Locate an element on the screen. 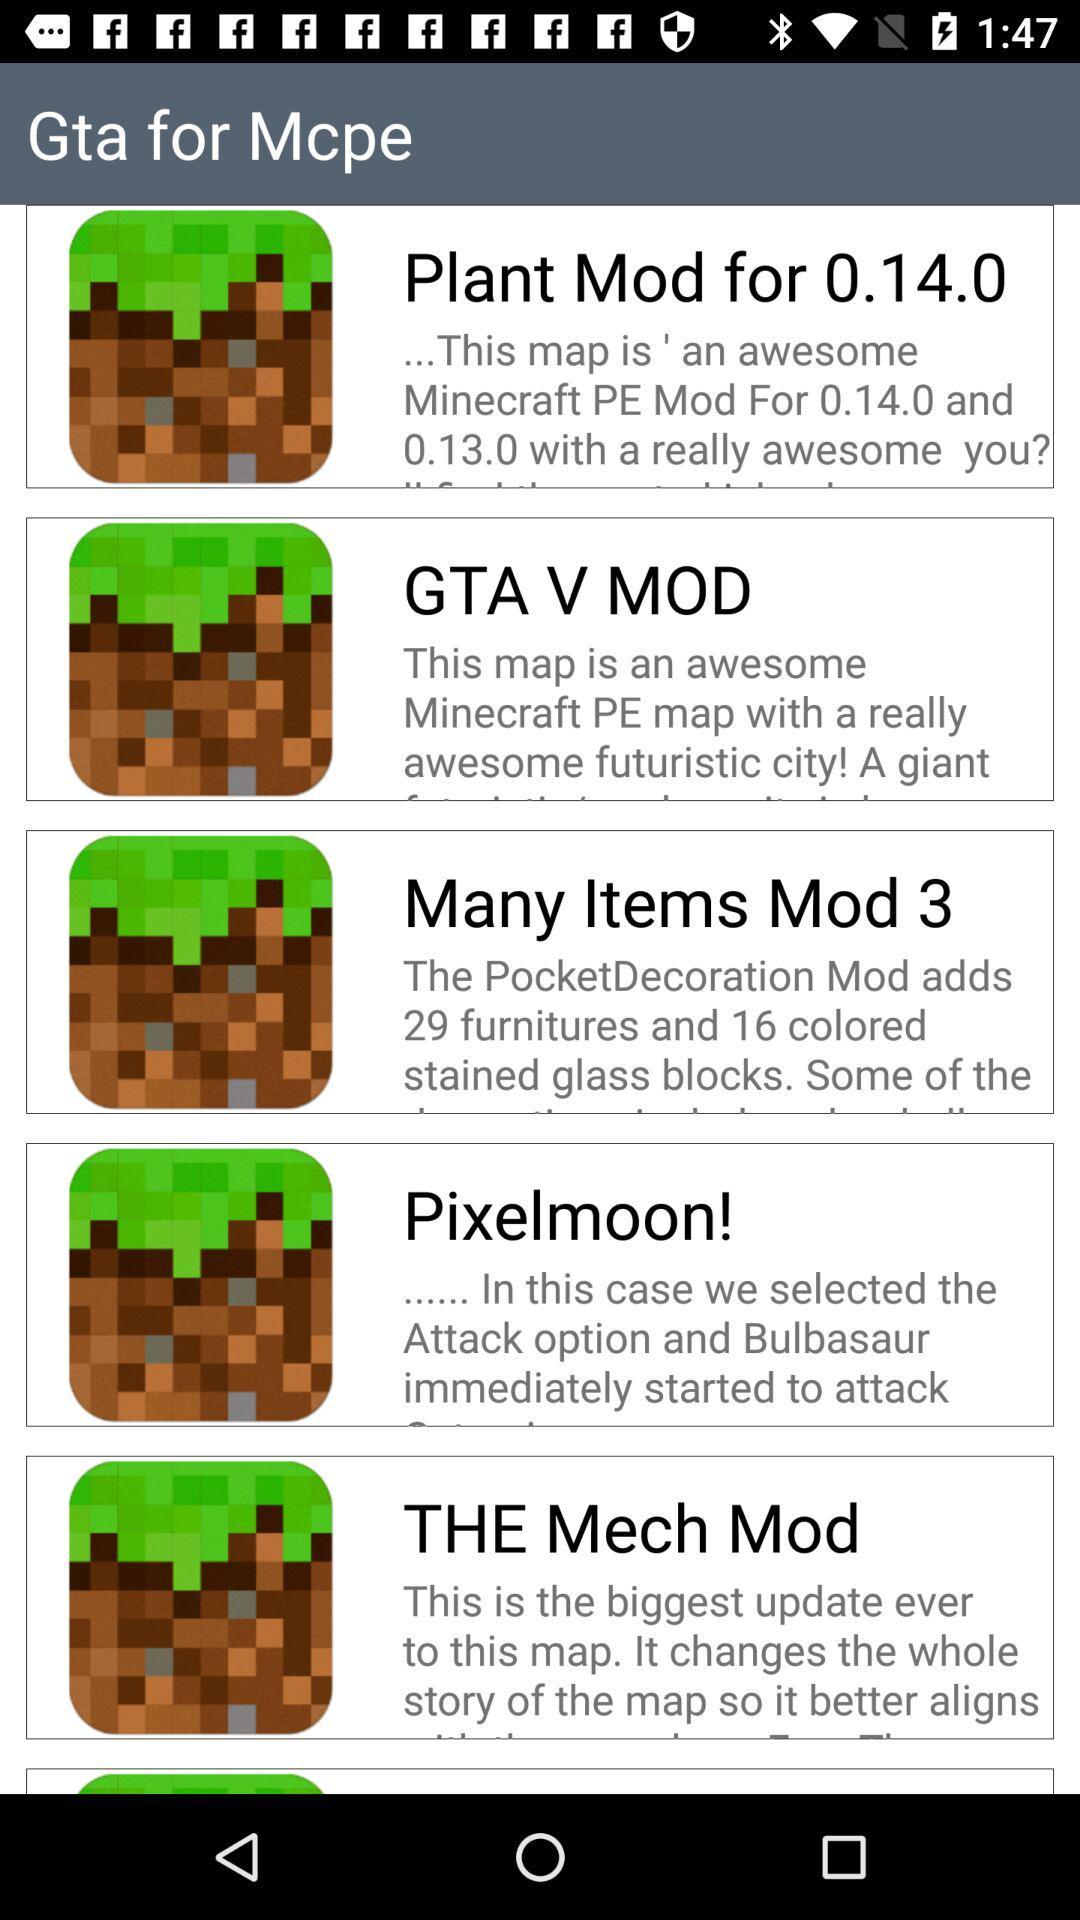 This screenshot has height=1920, width=1080. the app below the this map is app is located at coordinates (577, 587).